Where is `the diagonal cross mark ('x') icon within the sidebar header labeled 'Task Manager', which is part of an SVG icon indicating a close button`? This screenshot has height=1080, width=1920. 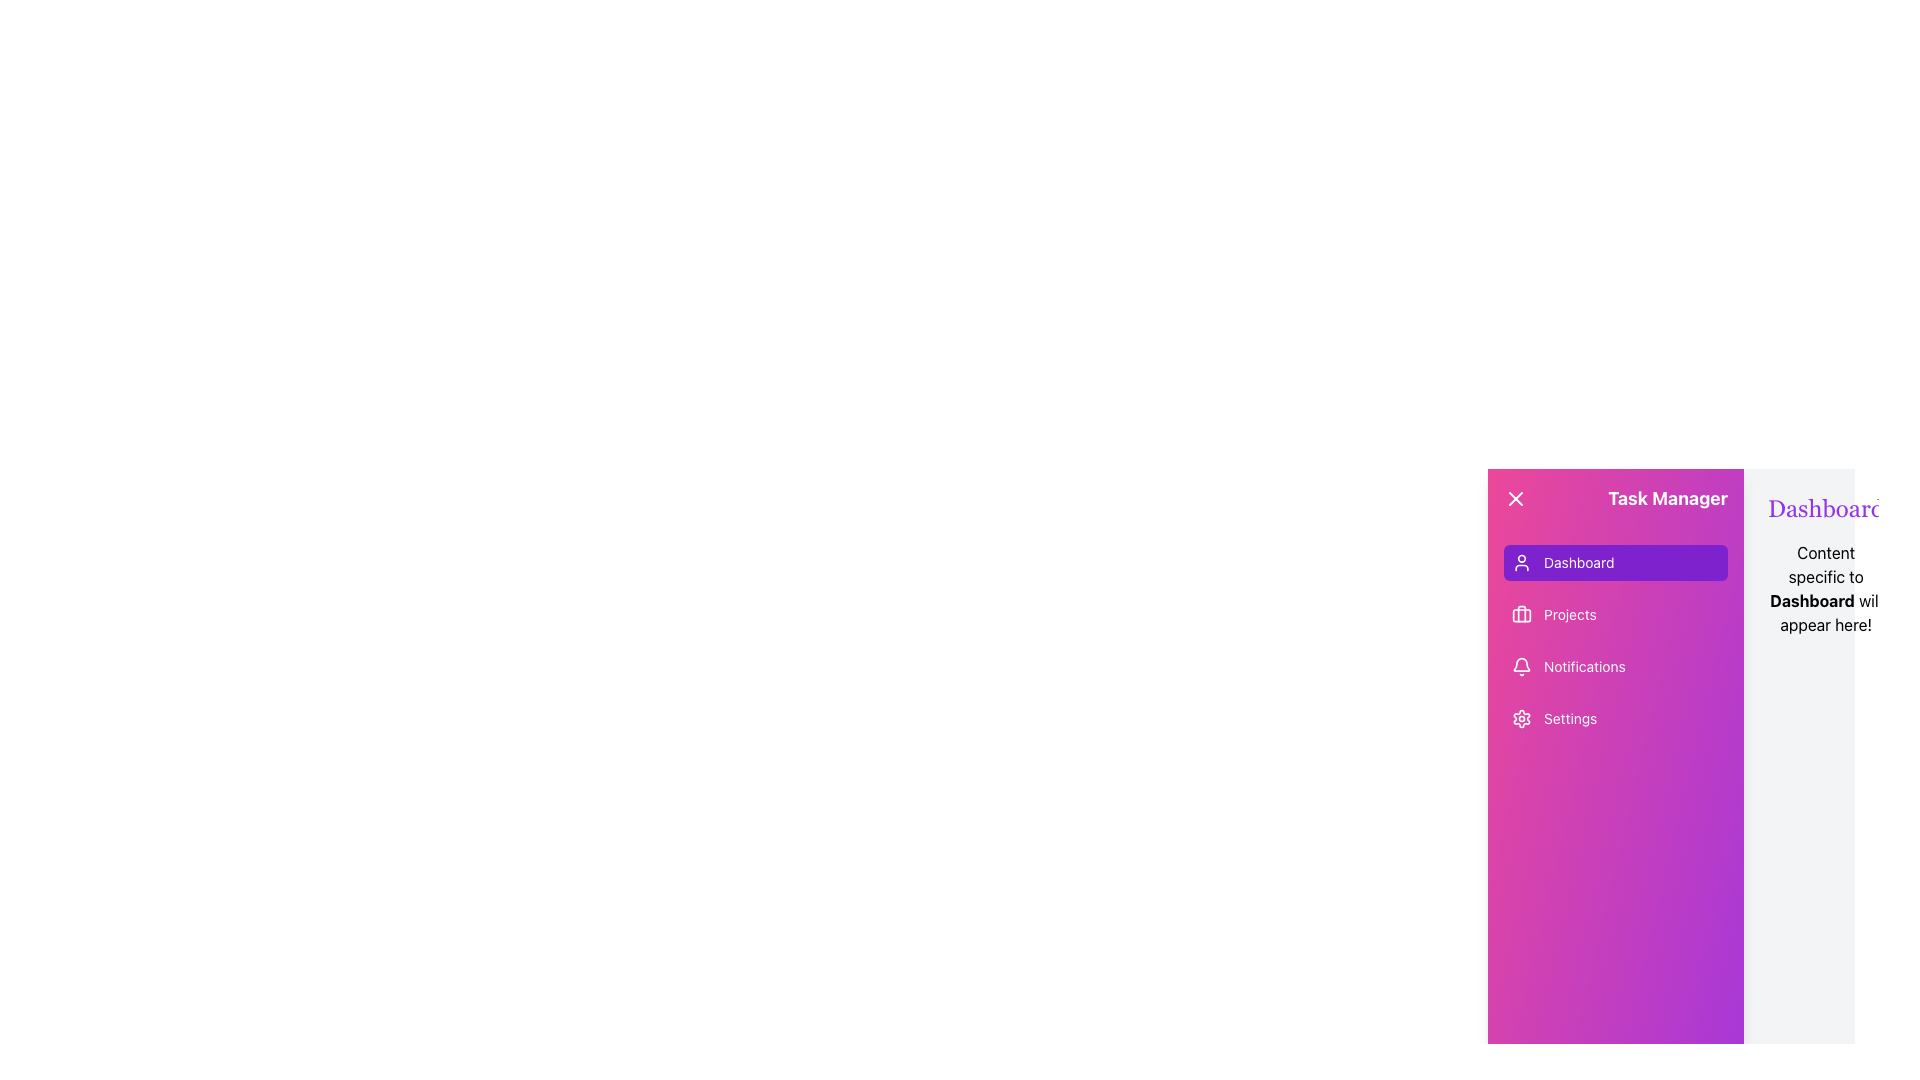
the diagonal cross mark ('x') icon within the sidebar header labeled 'Task Manager', which is part of an SVG icon indicating a close button is located at coordinates (1516, 497).